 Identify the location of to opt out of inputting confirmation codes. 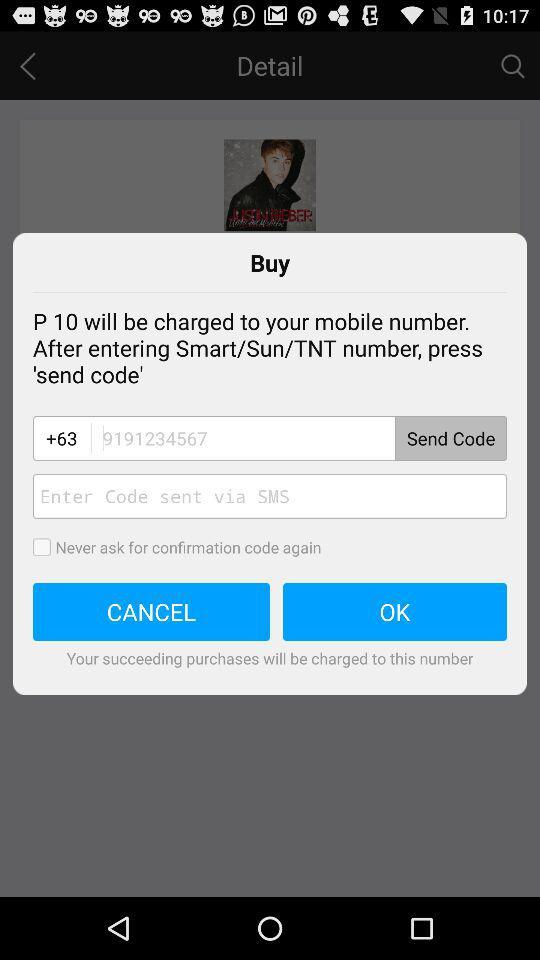
(48, 547).